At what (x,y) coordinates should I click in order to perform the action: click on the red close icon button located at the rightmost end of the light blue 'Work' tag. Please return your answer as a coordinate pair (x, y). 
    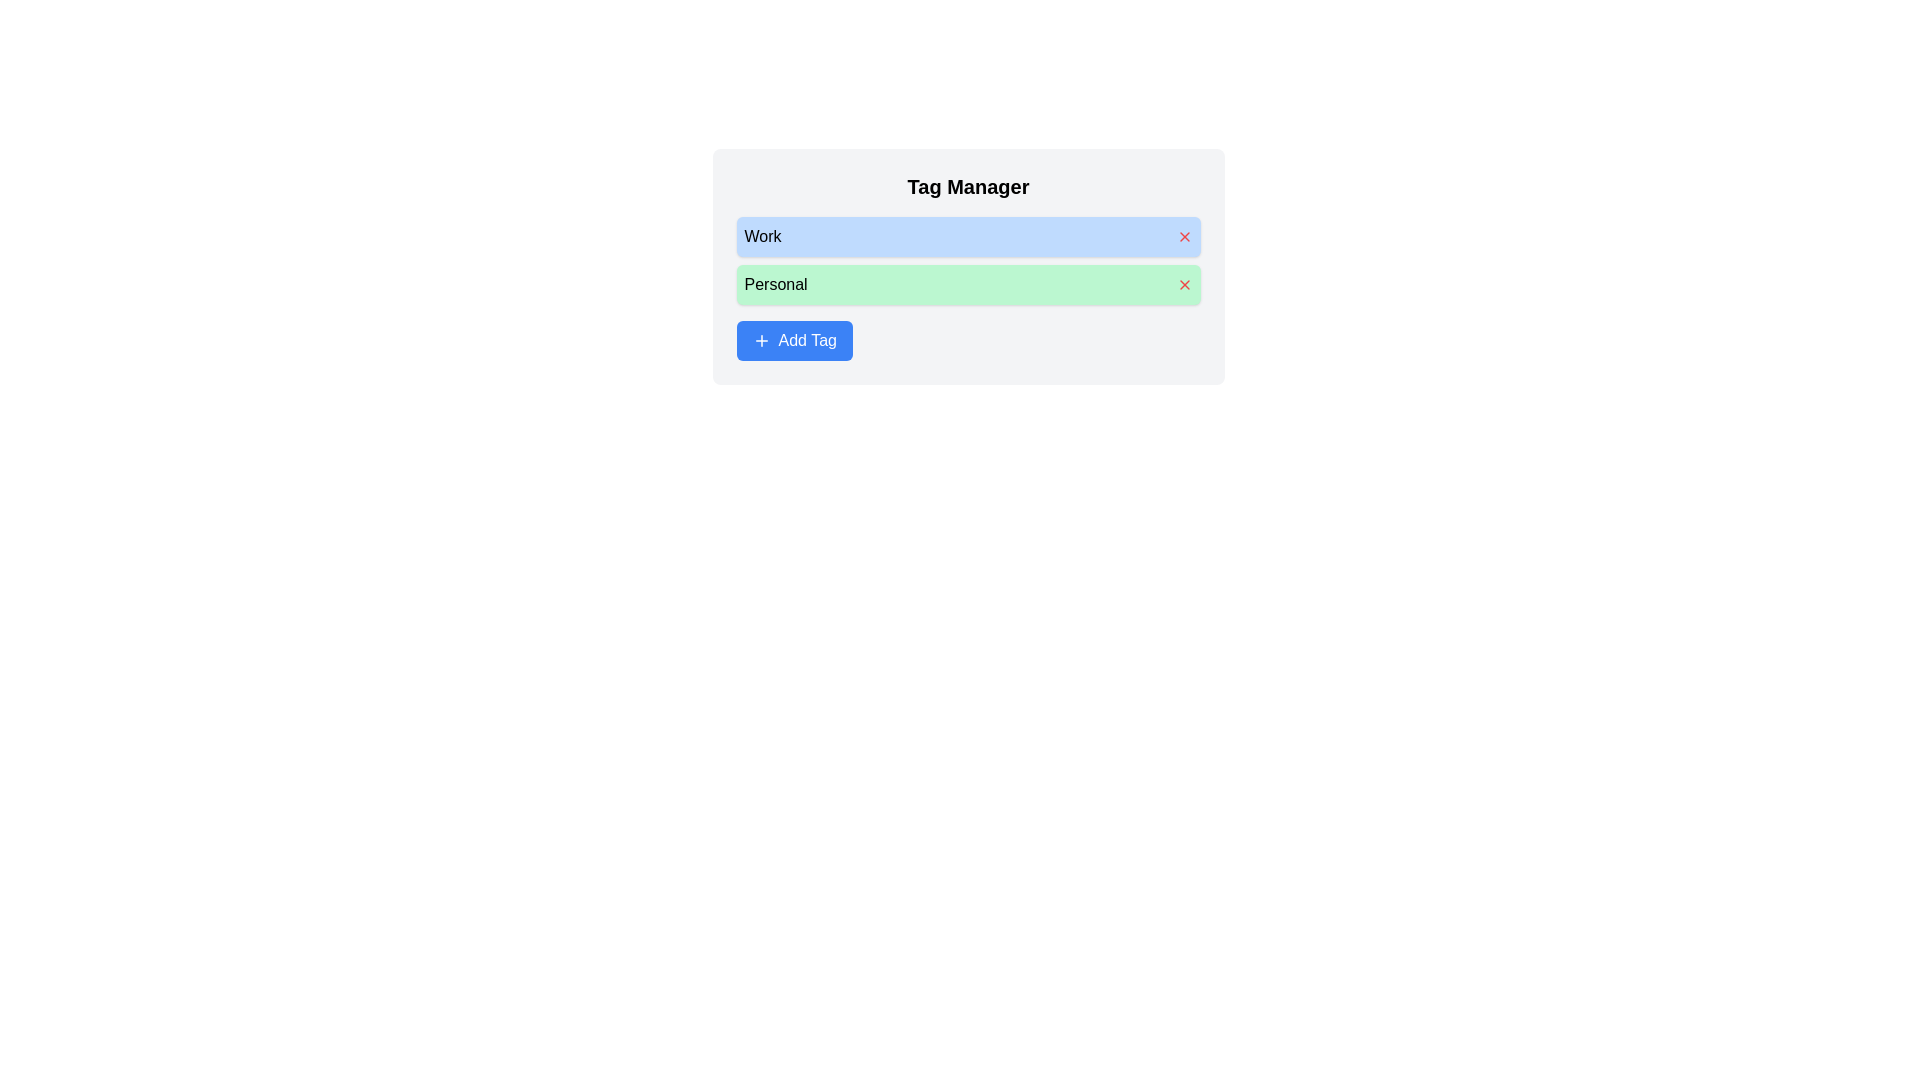
    Looking at the image, I should click on (1184, 235).